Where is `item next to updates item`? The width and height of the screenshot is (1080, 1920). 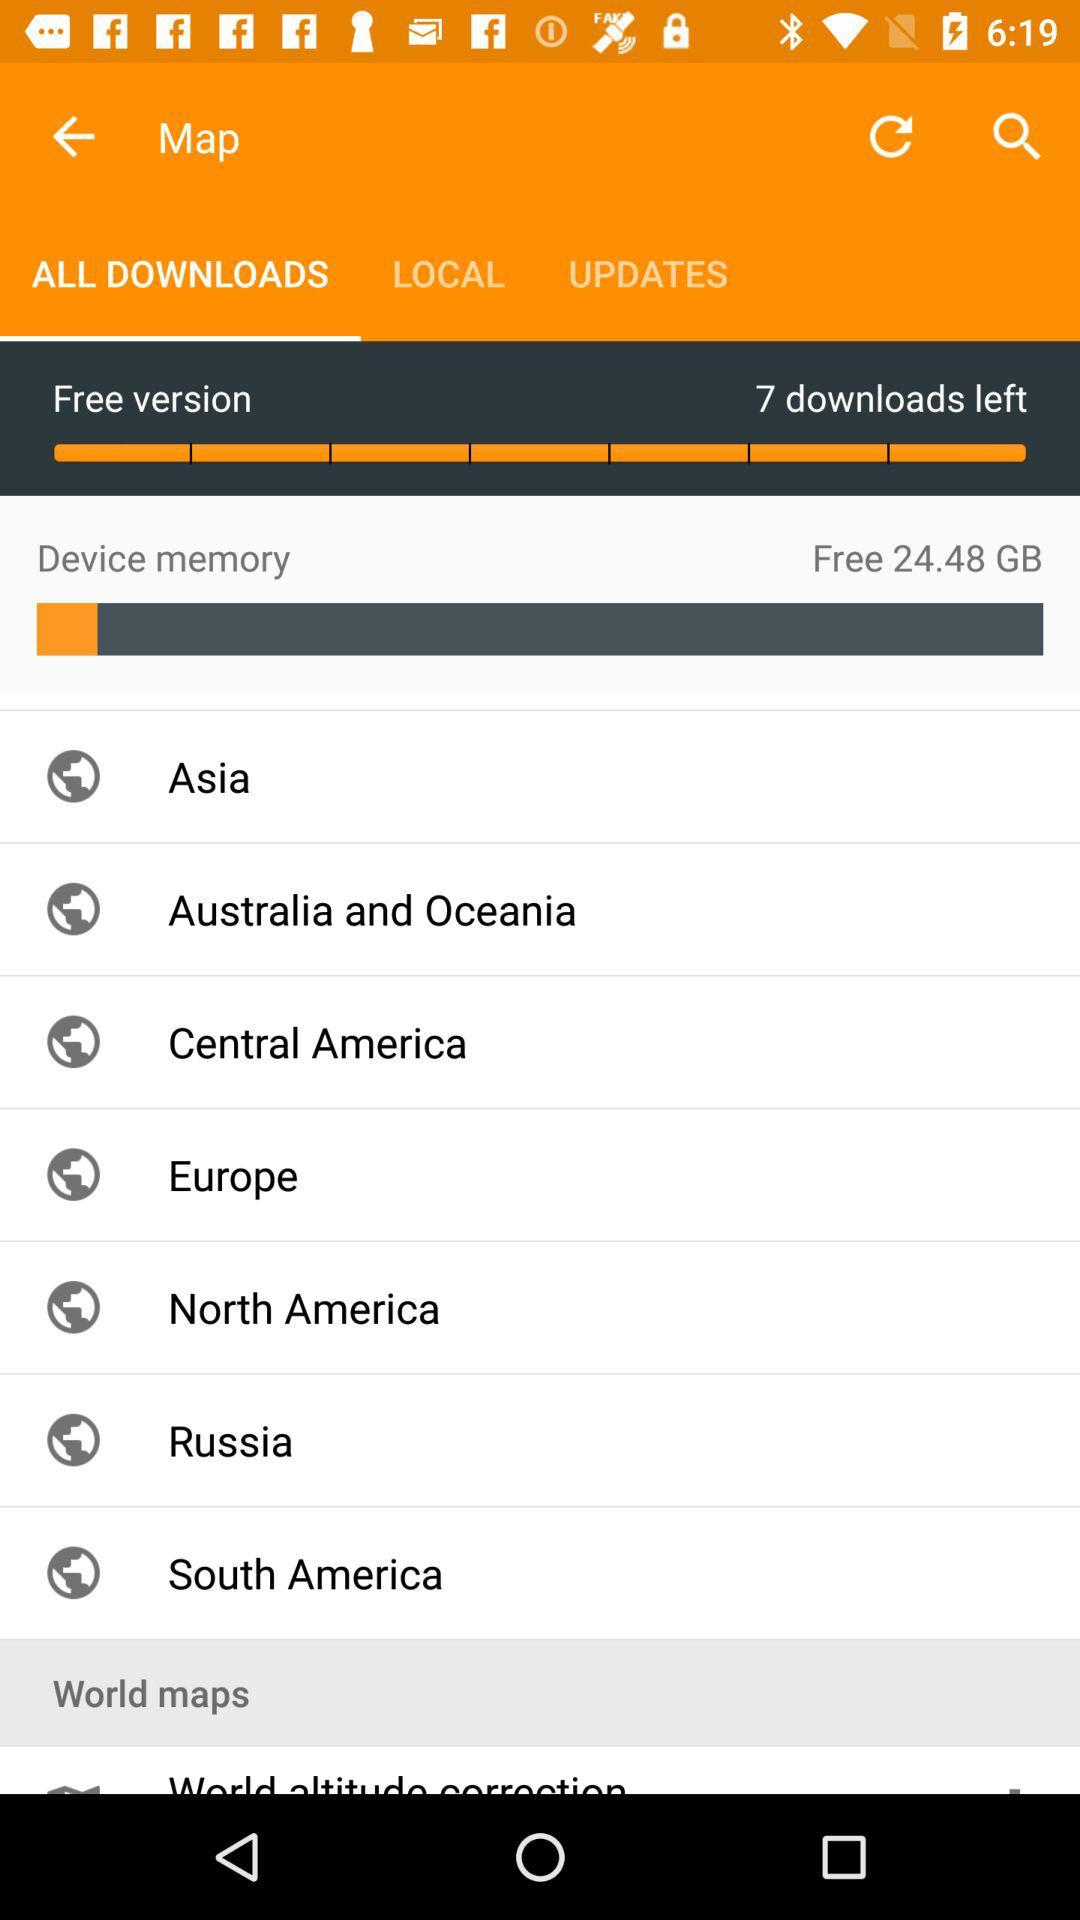
item next to updates item is located at coordinates (447, 272).